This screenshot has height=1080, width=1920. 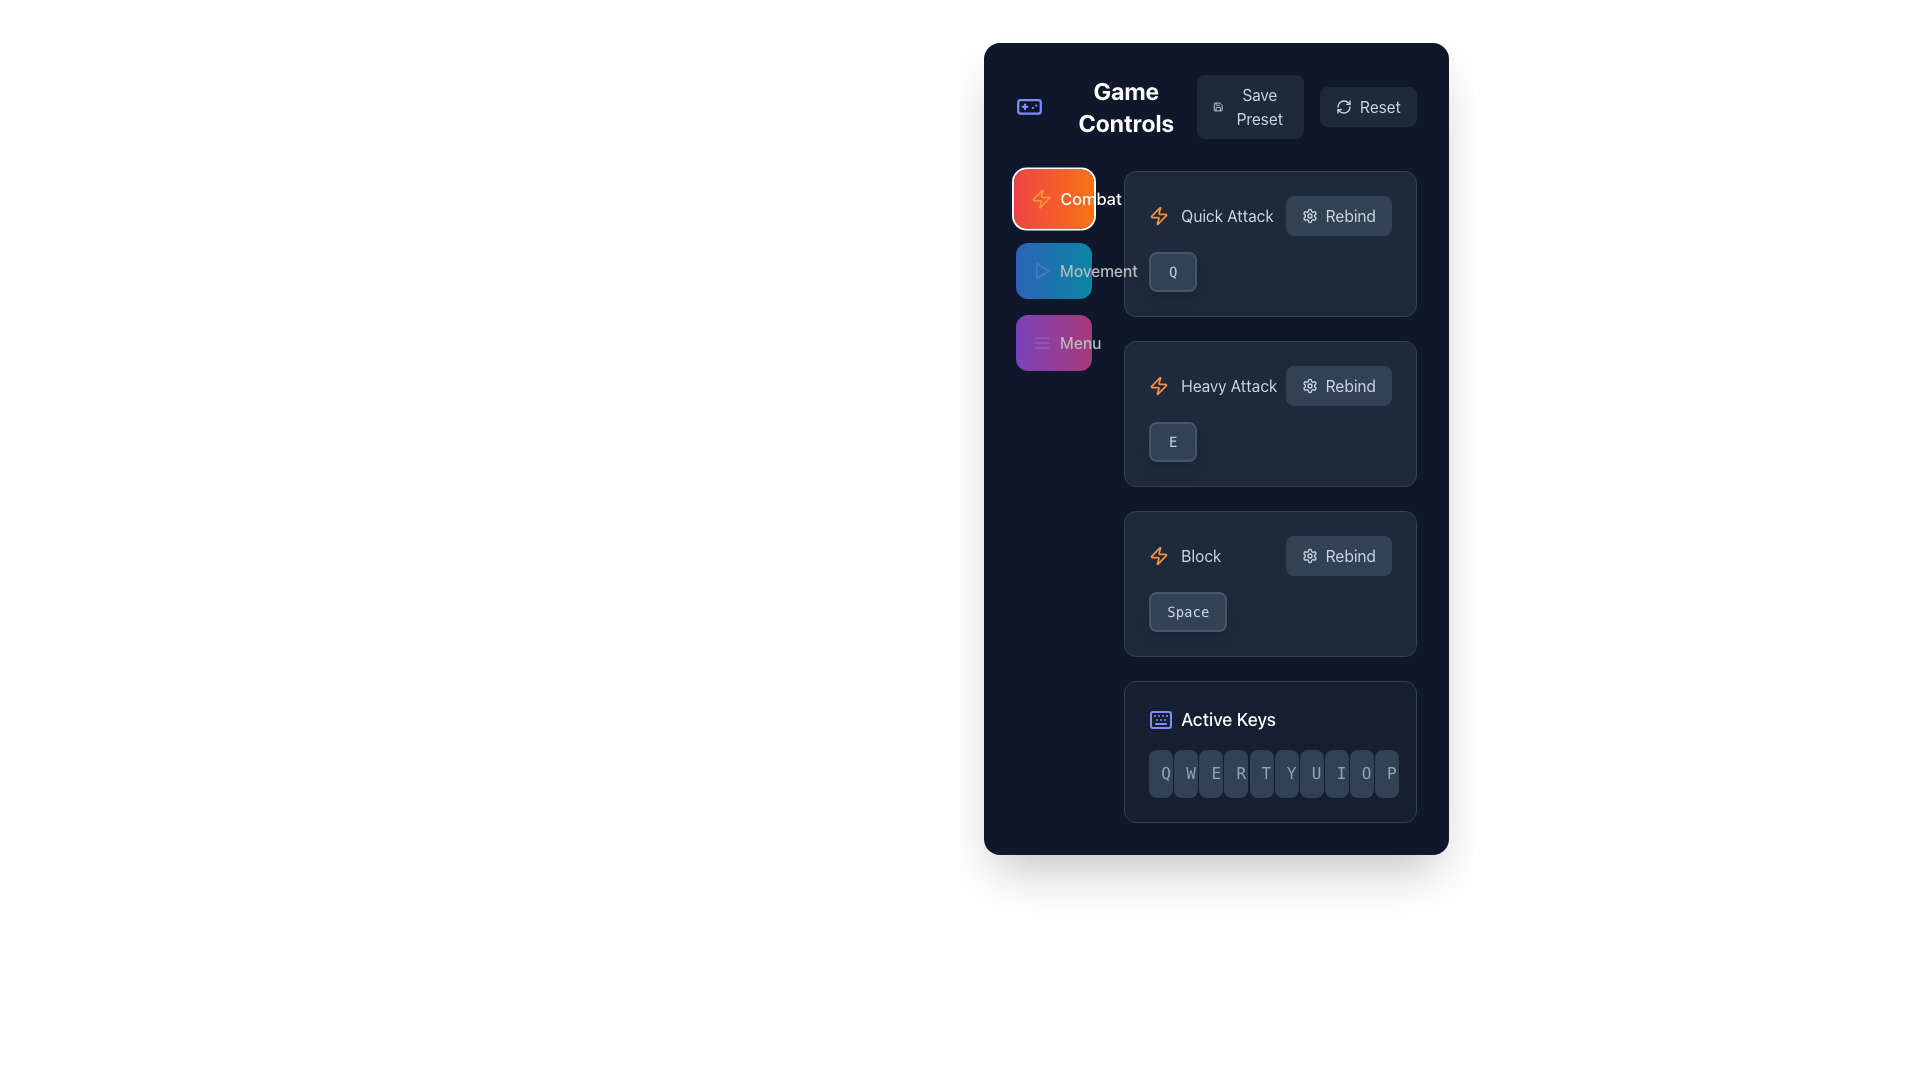 What do you see at coordinates (1217, 107) in the screenshot?
I see `the save icon located to the left of the 'Save Preset' button in the top-right corner of the Game Controls panel for visual verification` at bounding box center [1217, 107].